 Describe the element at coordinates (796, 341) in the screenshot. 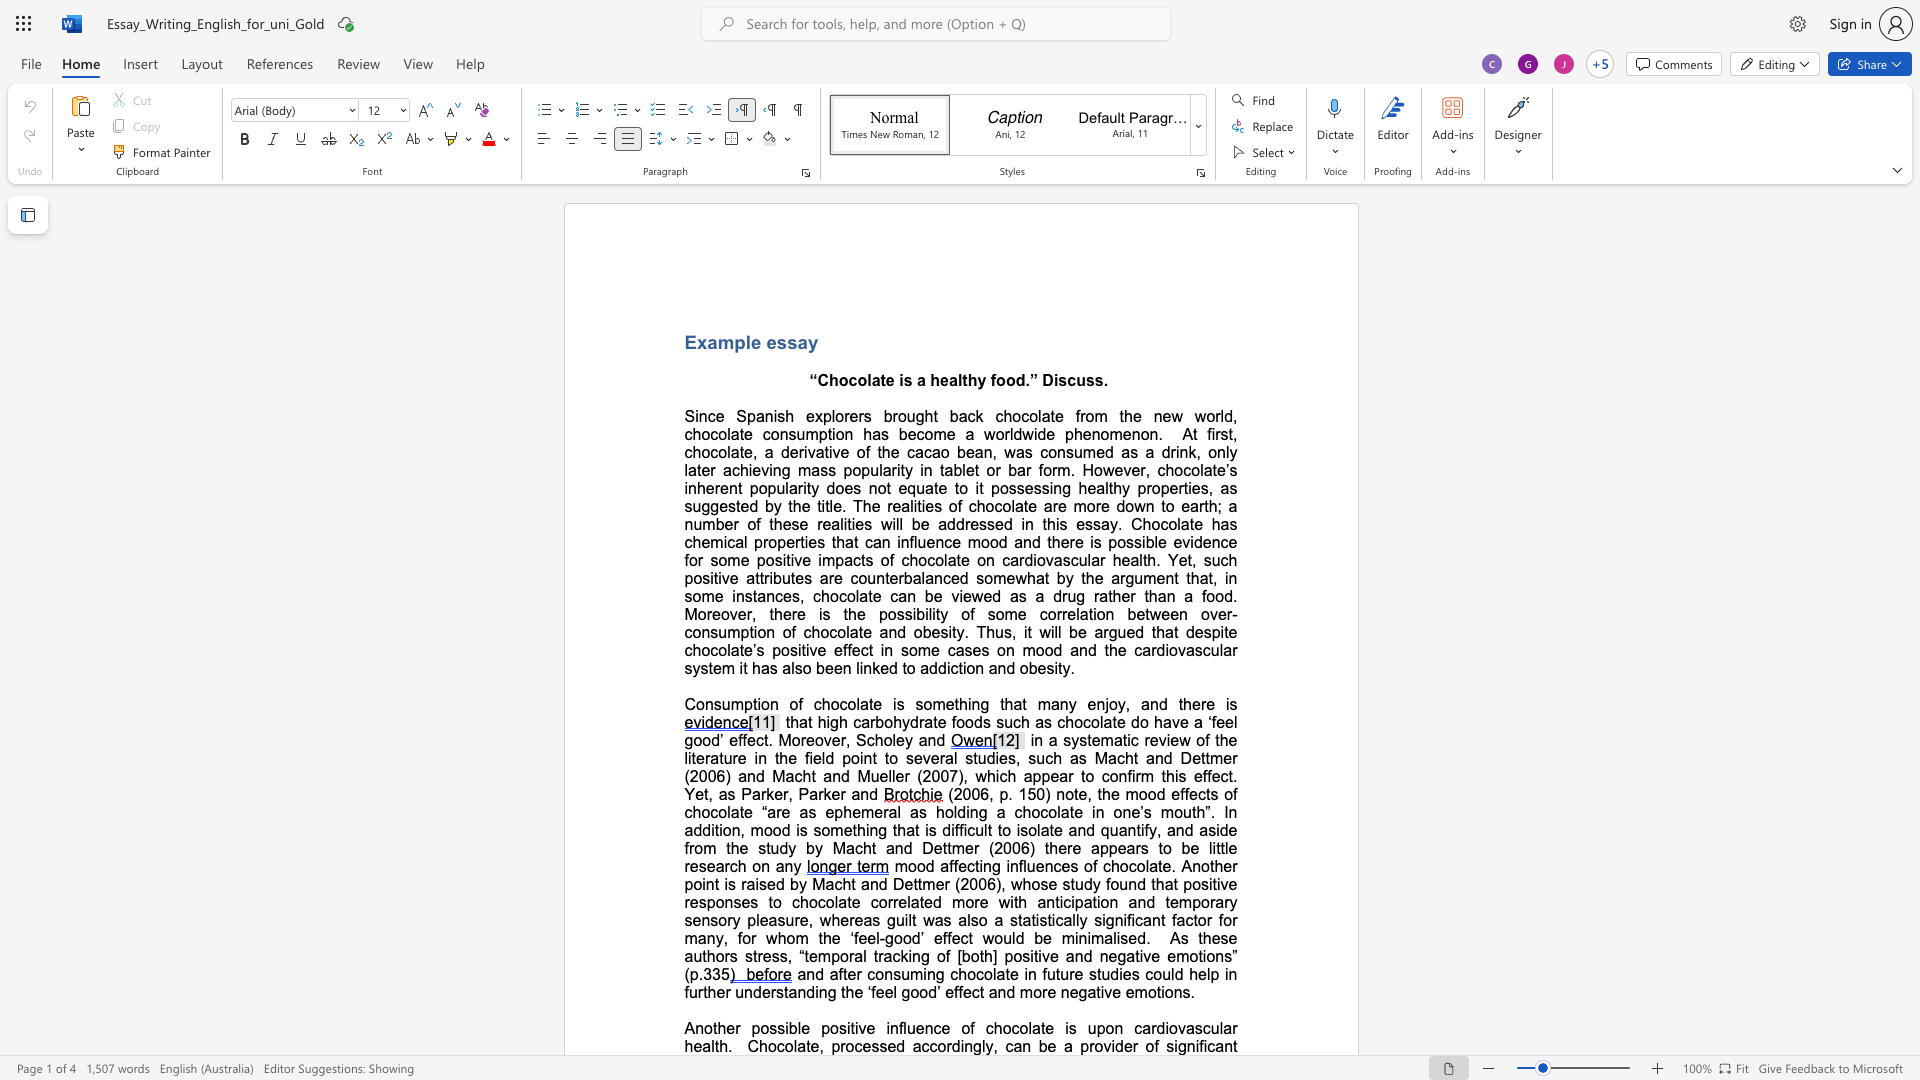

I see `the space between the continuous character "s" and "a" in the text` at that location.